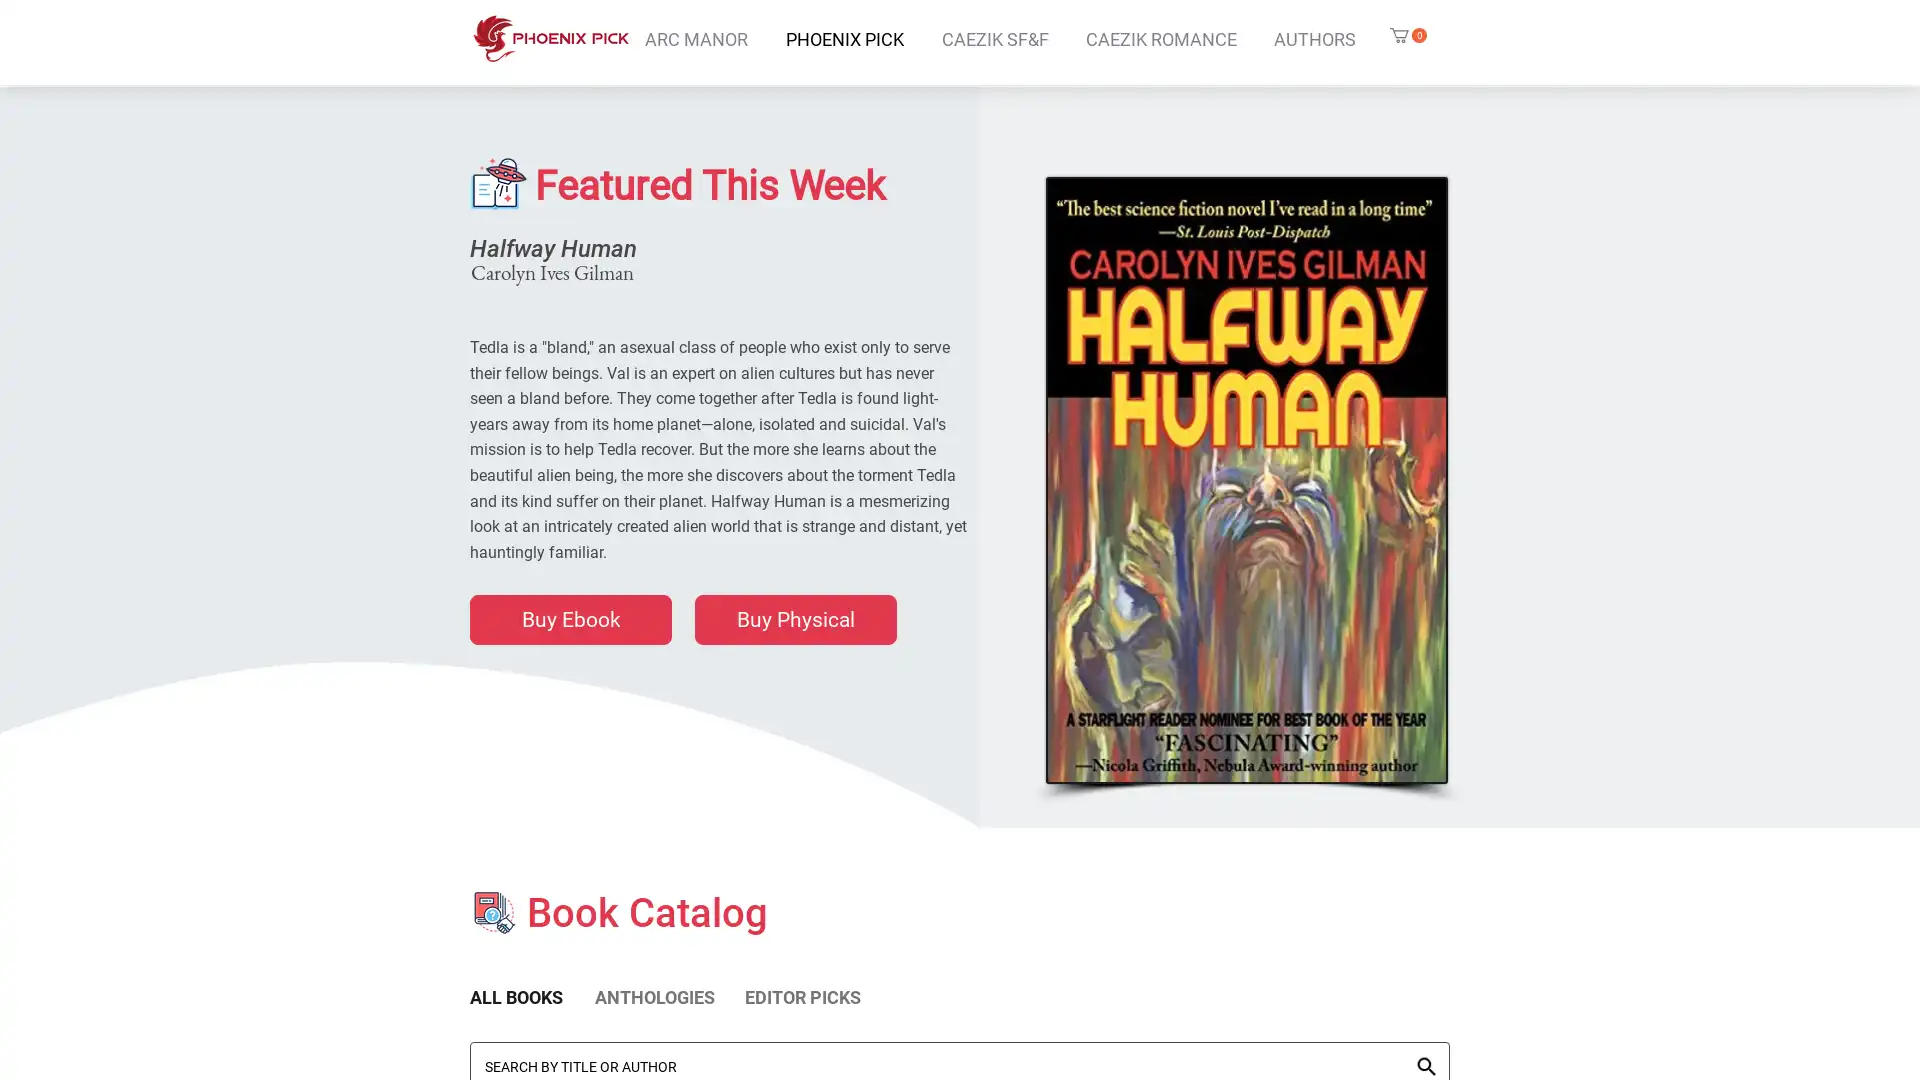 The width and height of the screenshot is (1920, 1080). What do you see at coordinates (830, 998) in the screenshot?
I see `EDITOR PICKS` at bounding box center [830, 998].